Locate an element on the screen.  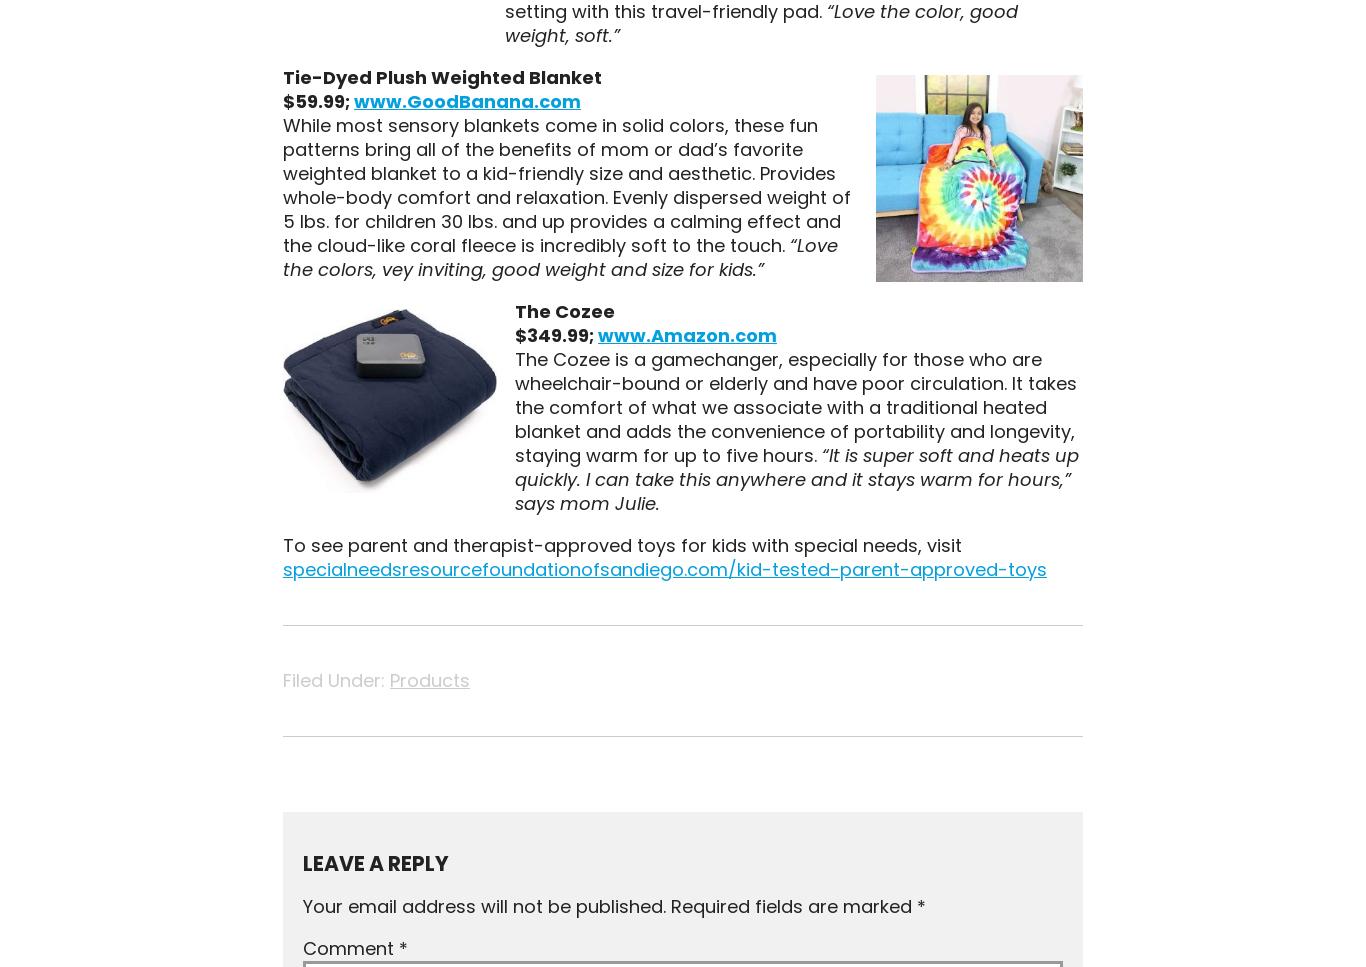
'Comment' is located at coordinates (348, 946).